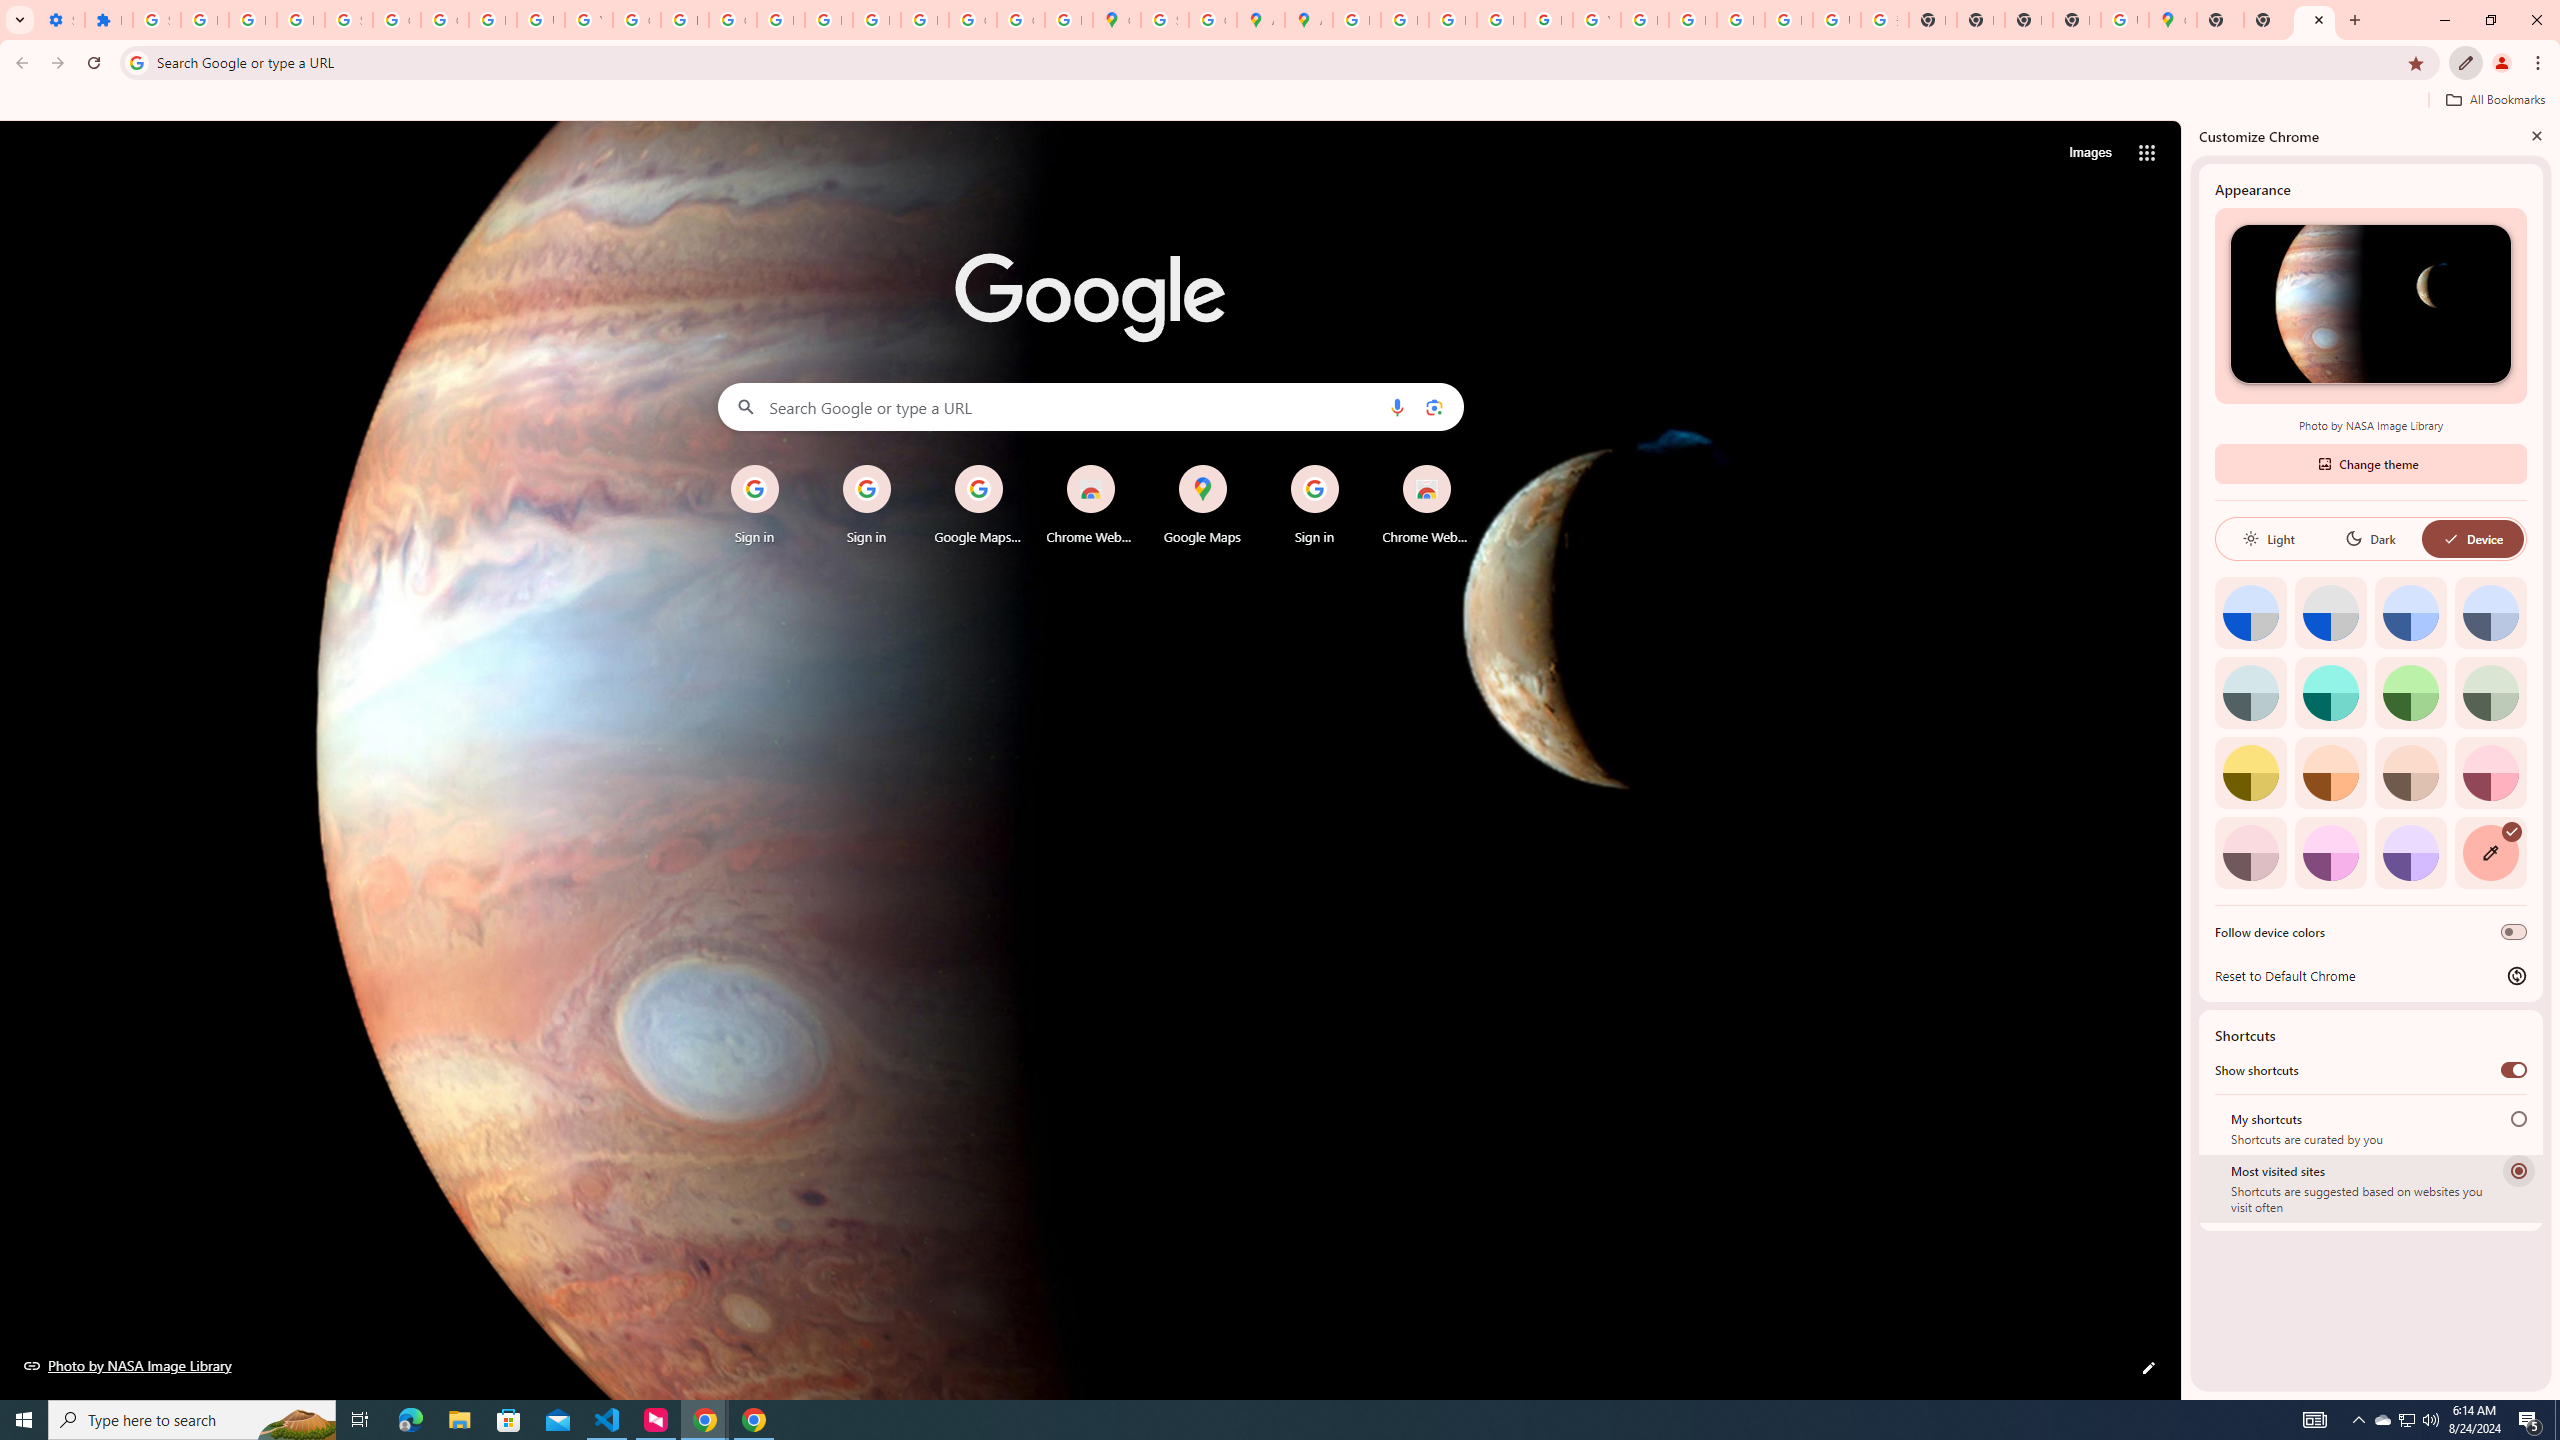  Describe the element at coordinates (2410, 612) in the screenshot. I see `'Blue'` at that location.